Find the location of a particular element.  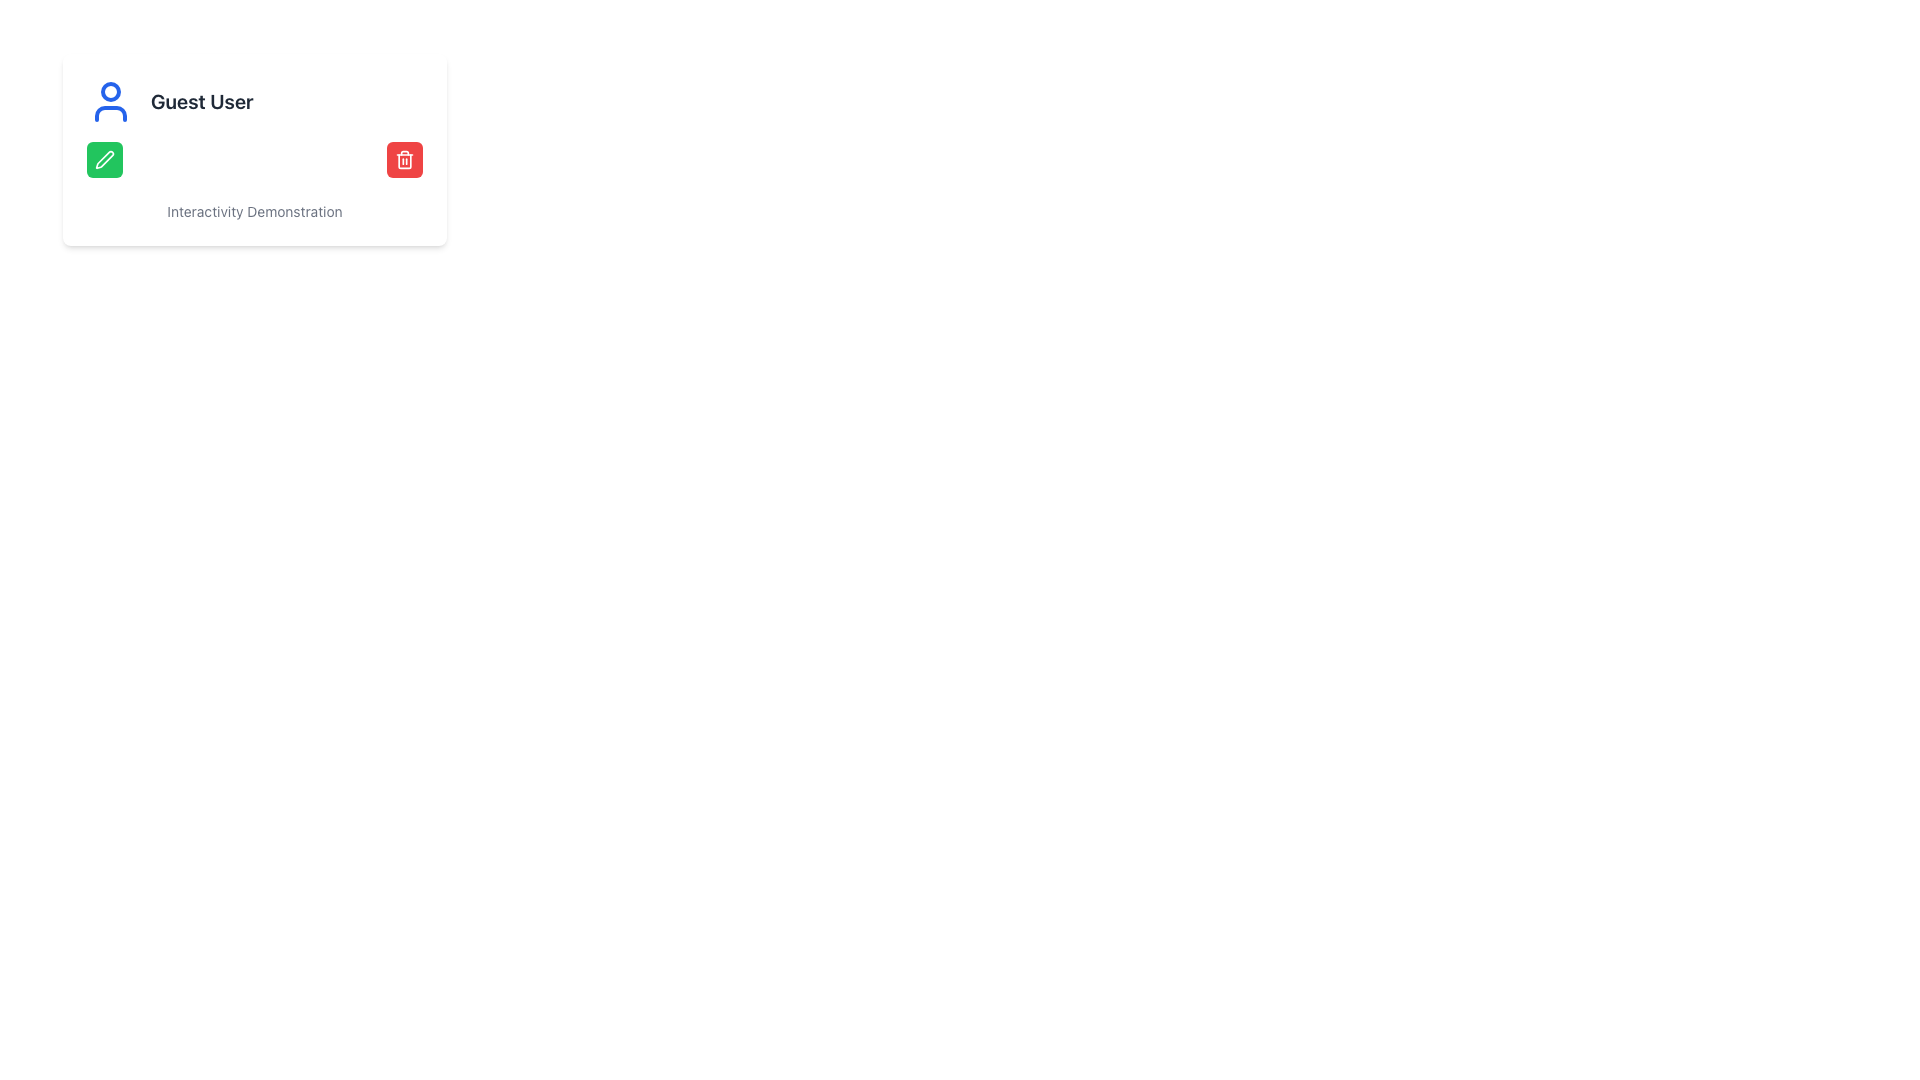

the white pencil icon on the green circular button located in the left-bottom segment of the user card is located at coordinates (104, 158).